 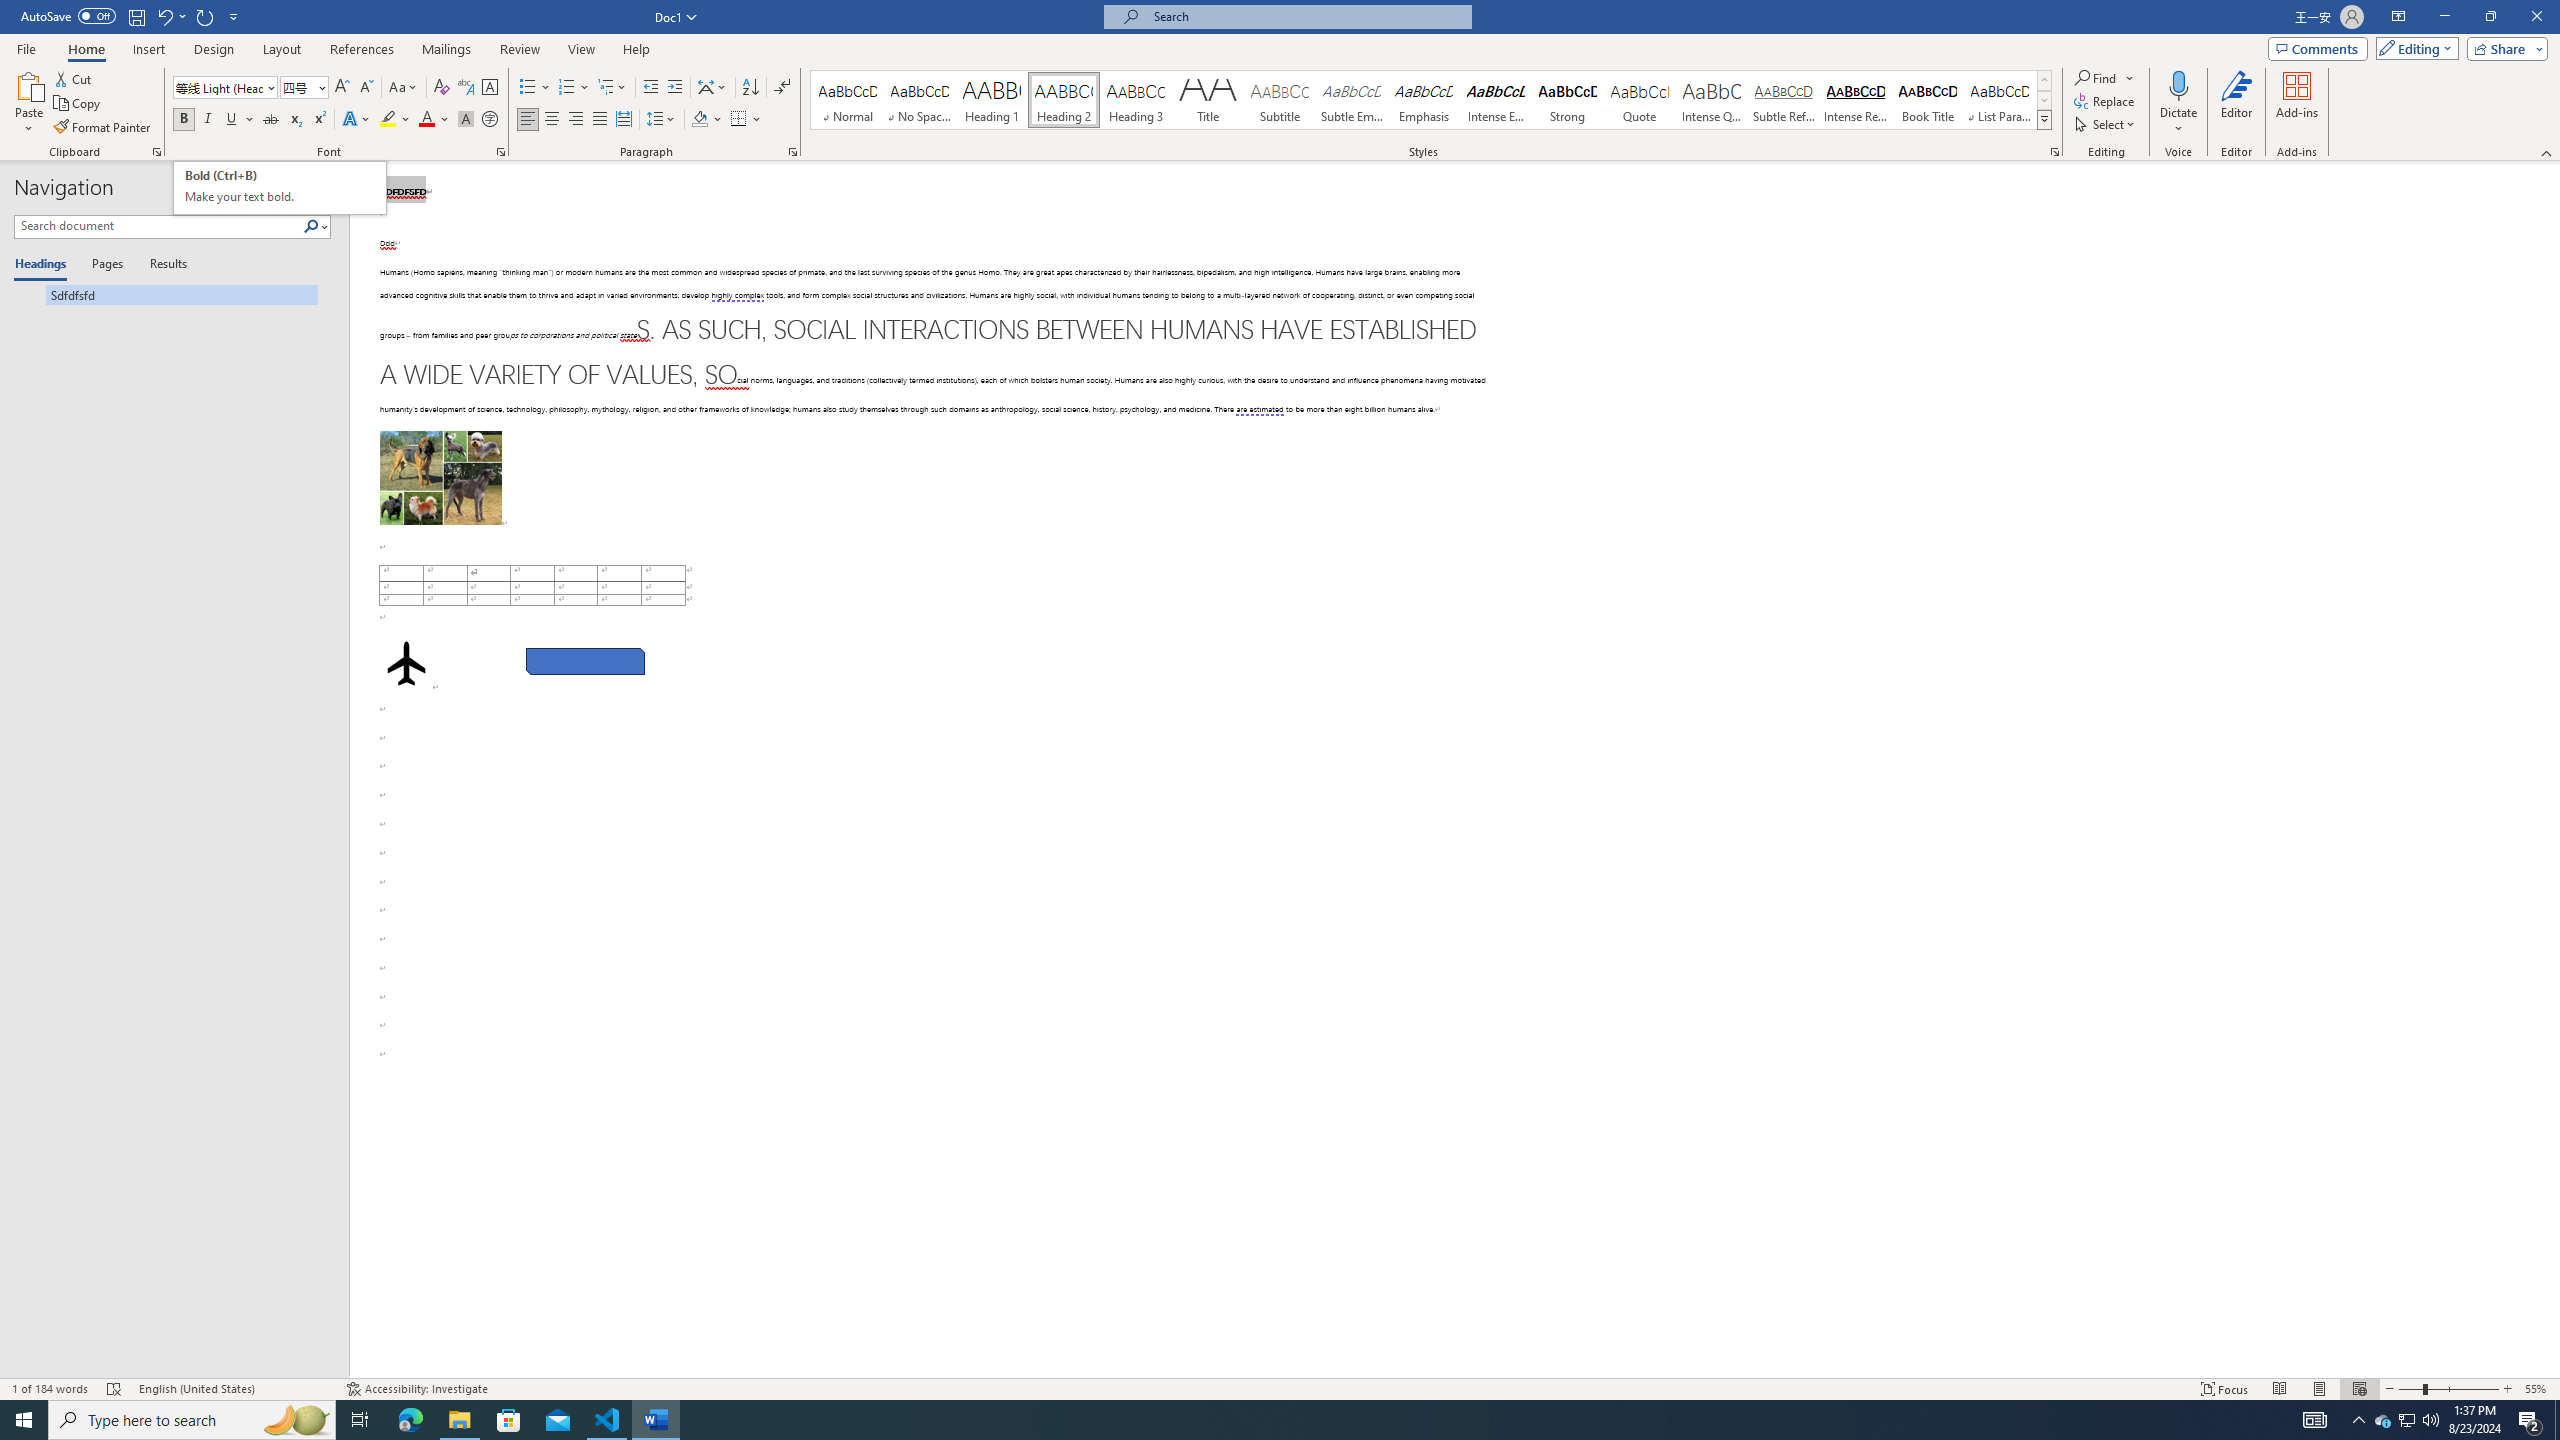 I want to click on 'Dictate', so click(x=2177, y=103).